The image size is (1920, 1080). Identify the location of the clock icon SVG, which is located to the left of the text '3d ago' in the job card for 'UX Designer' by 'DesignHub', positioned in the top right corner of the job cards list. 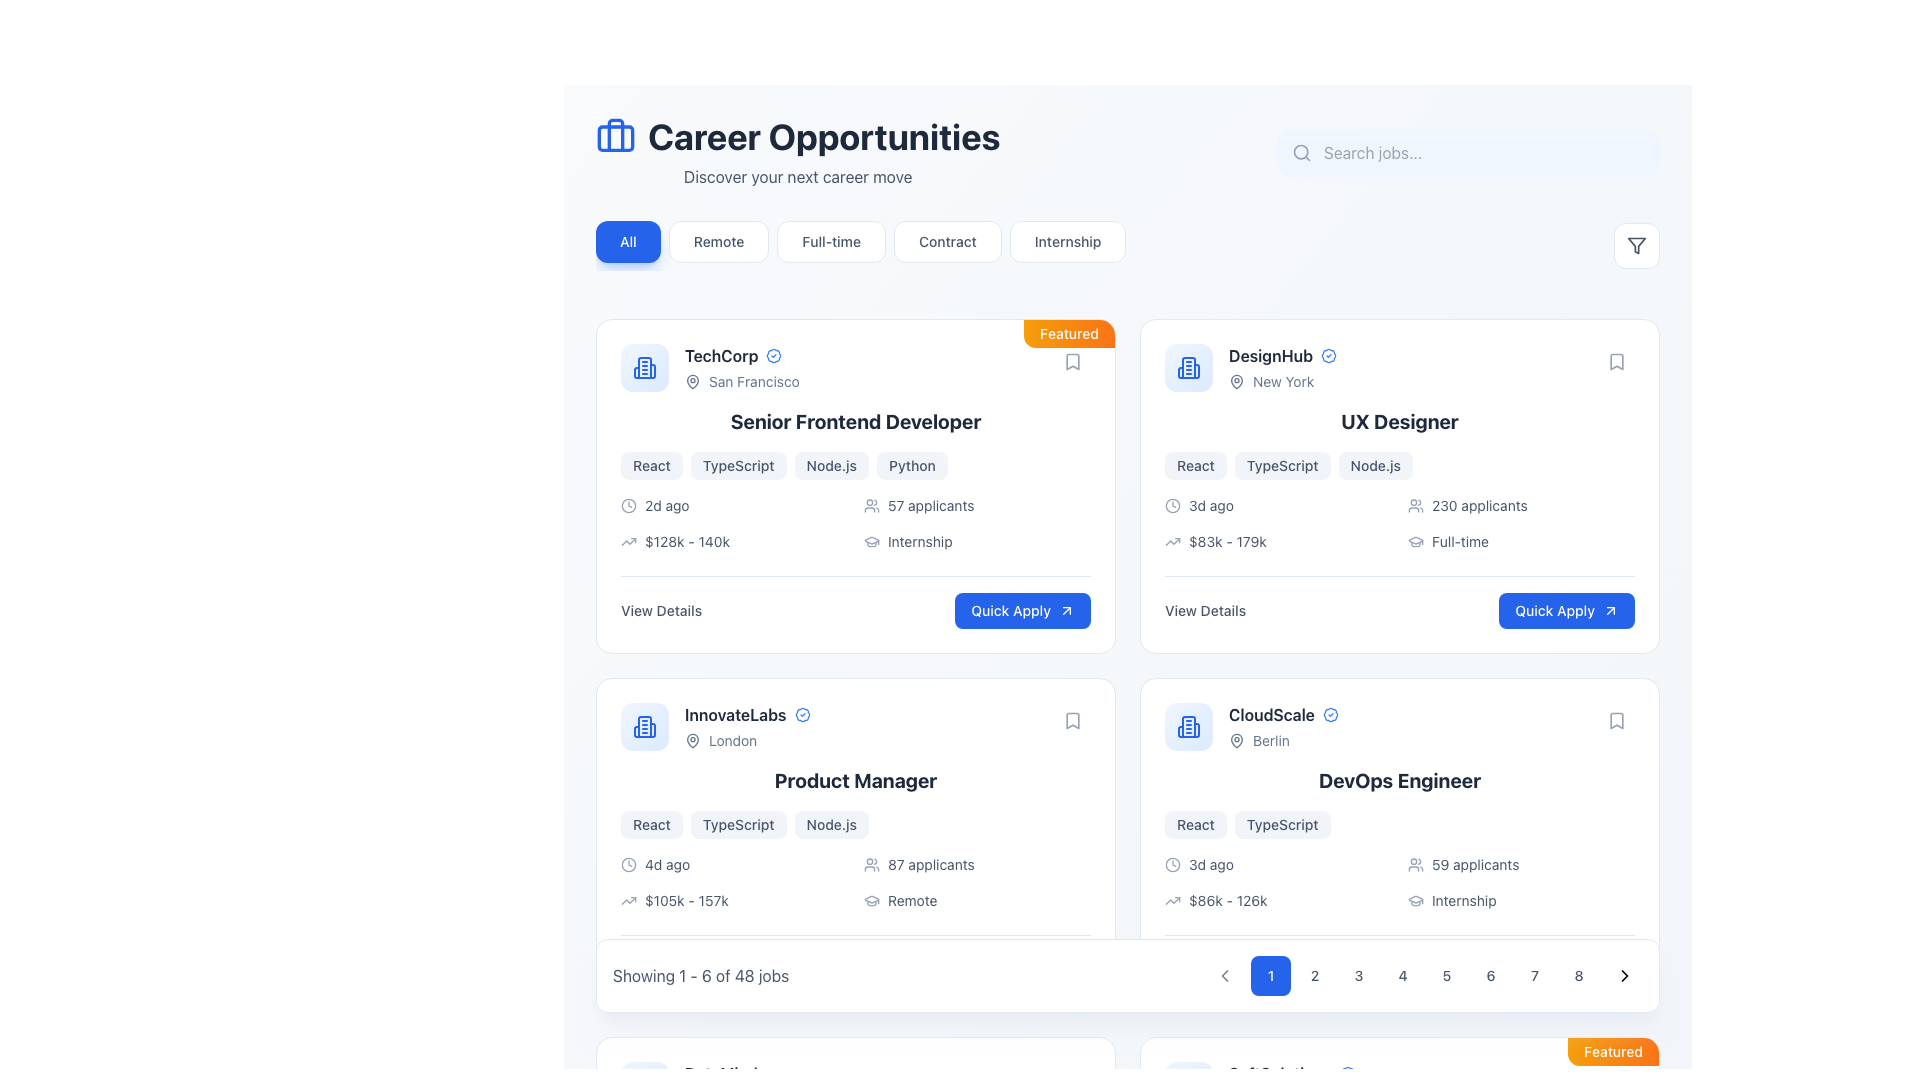
(1172, 504).